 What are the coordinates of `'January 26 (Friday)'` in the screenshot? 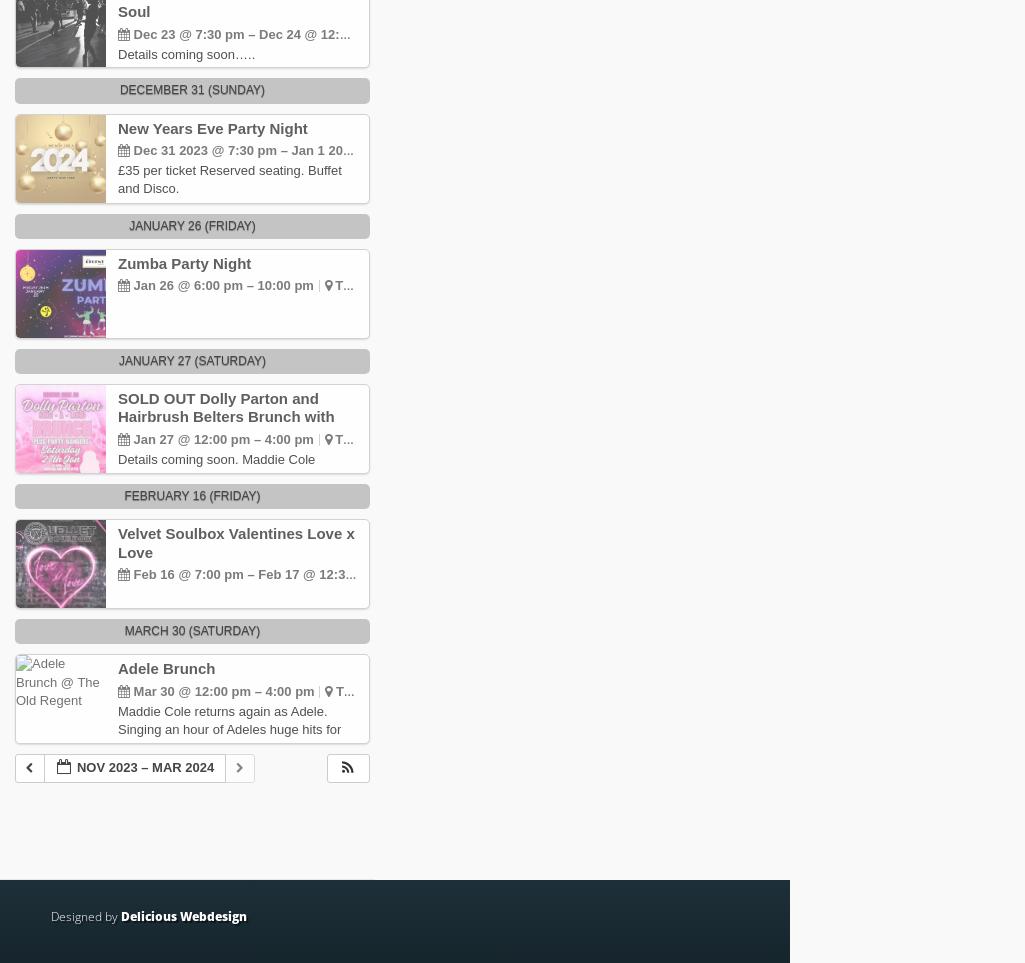 It's located at (191, 224).